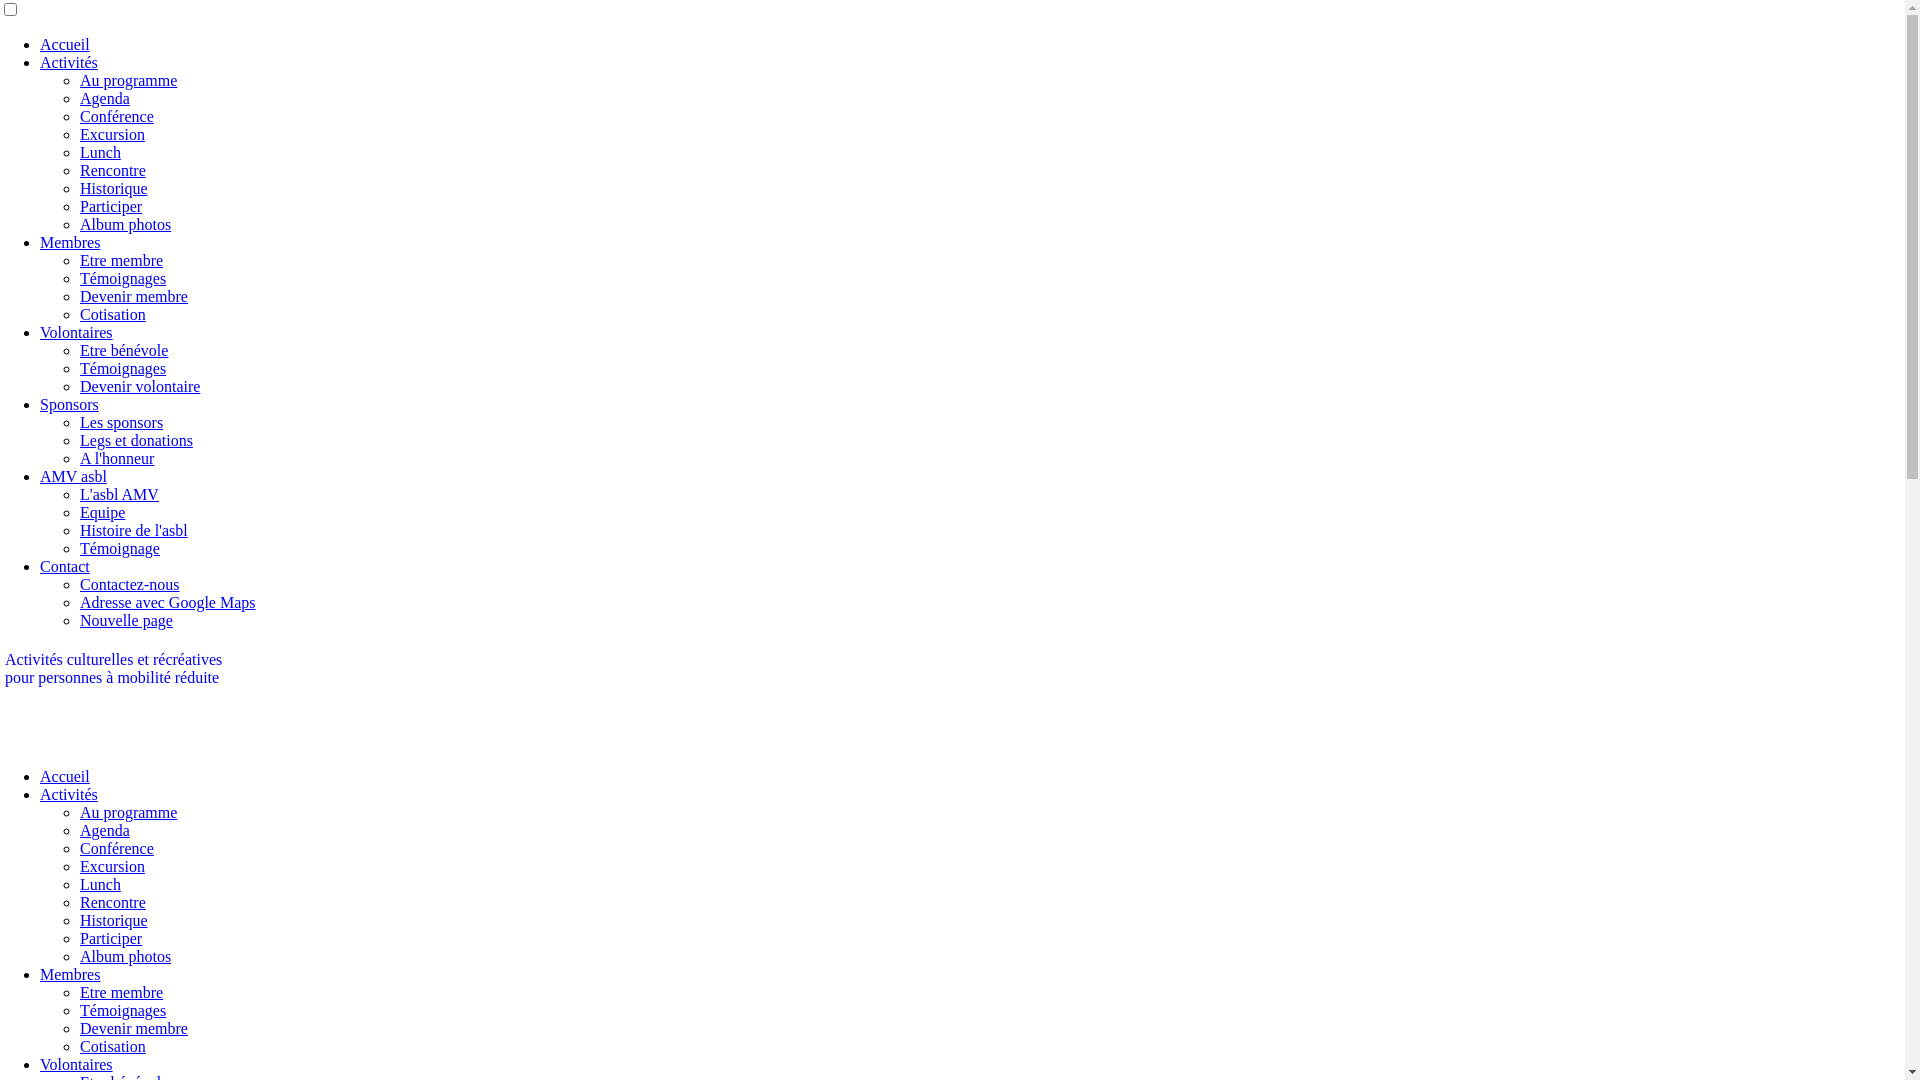 This screenshot has width=1920, height=1080. What do you see at coordinates (118, 494) in the screenshot?
I see `'L'asbl AMV'` at bounding box center [118, 494].